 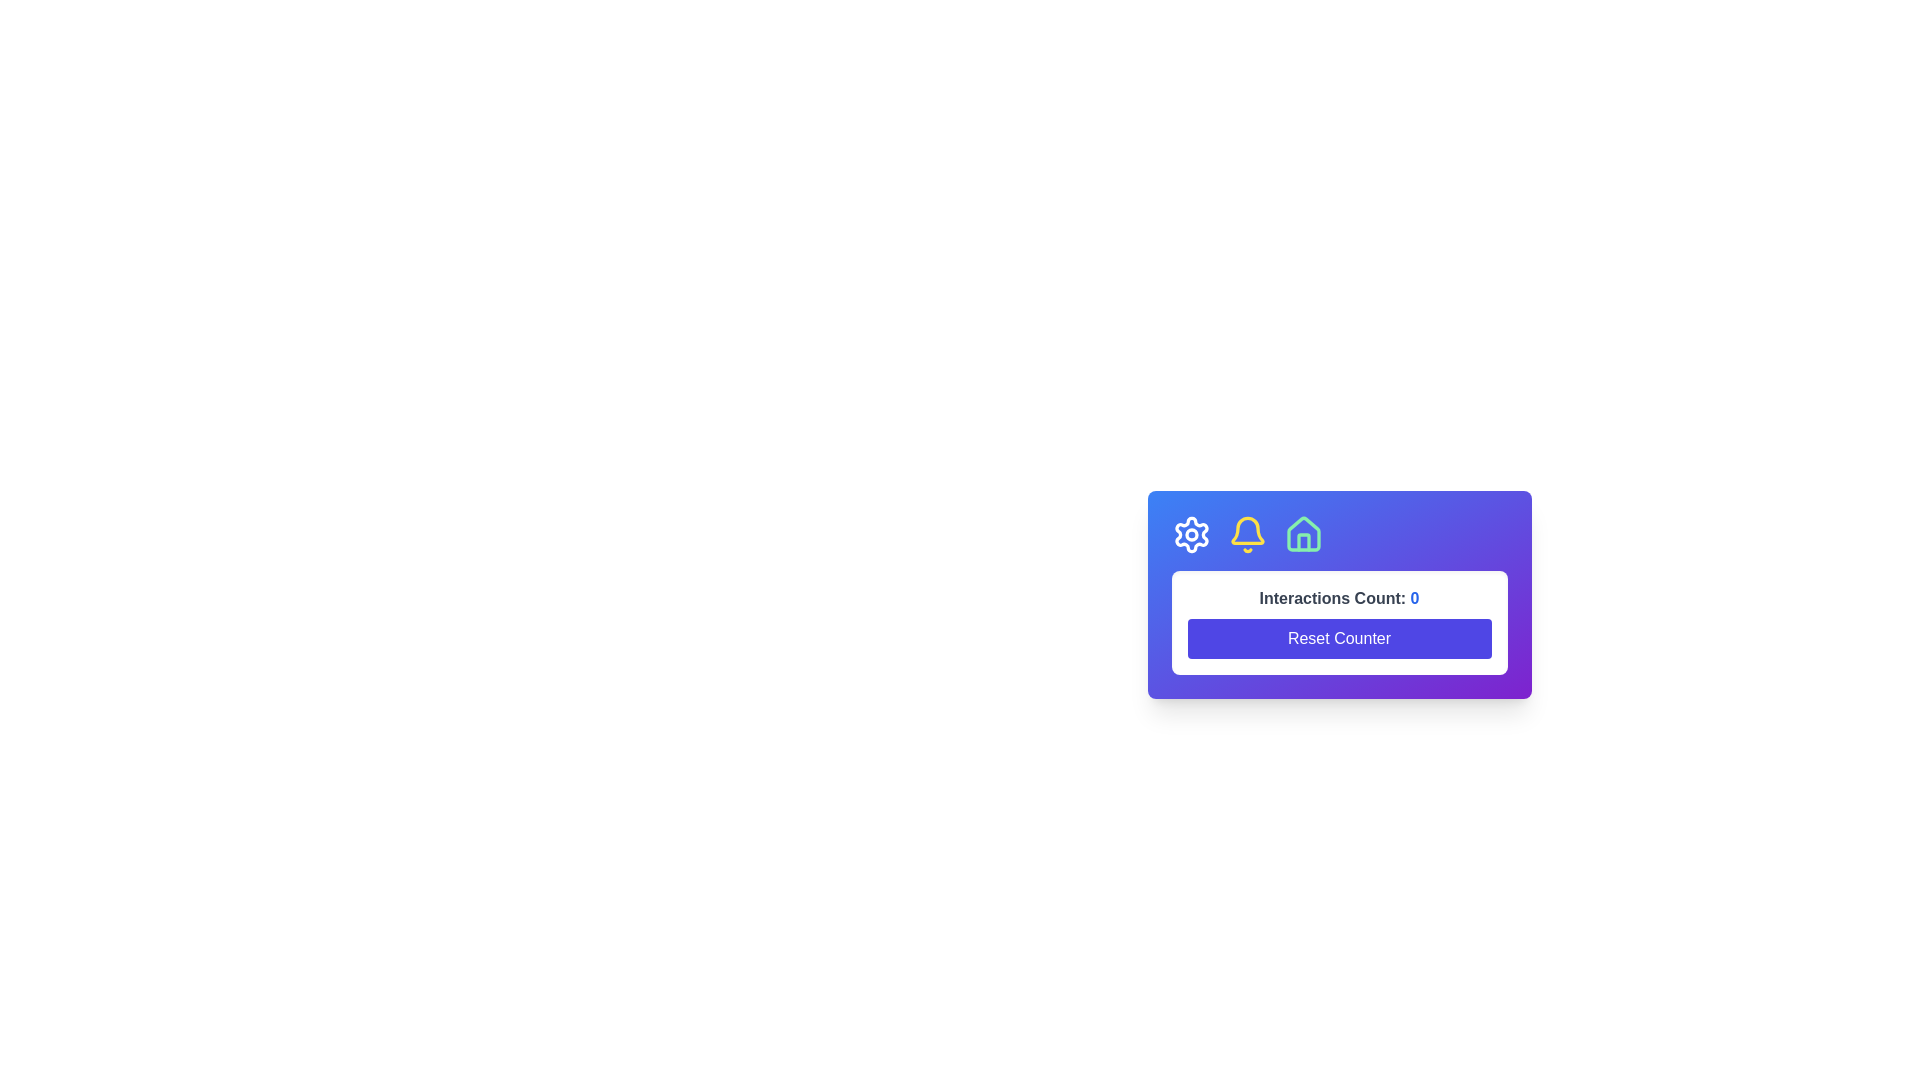 What do you see at coordinates (1339, 597) in the screenshot?
I see `displayed text from the bold gray label that shows 'Interactions Count: 0', which is centrally located within a blue panel above the 'Reset Counter' button` at bounding box center [1339, 597].